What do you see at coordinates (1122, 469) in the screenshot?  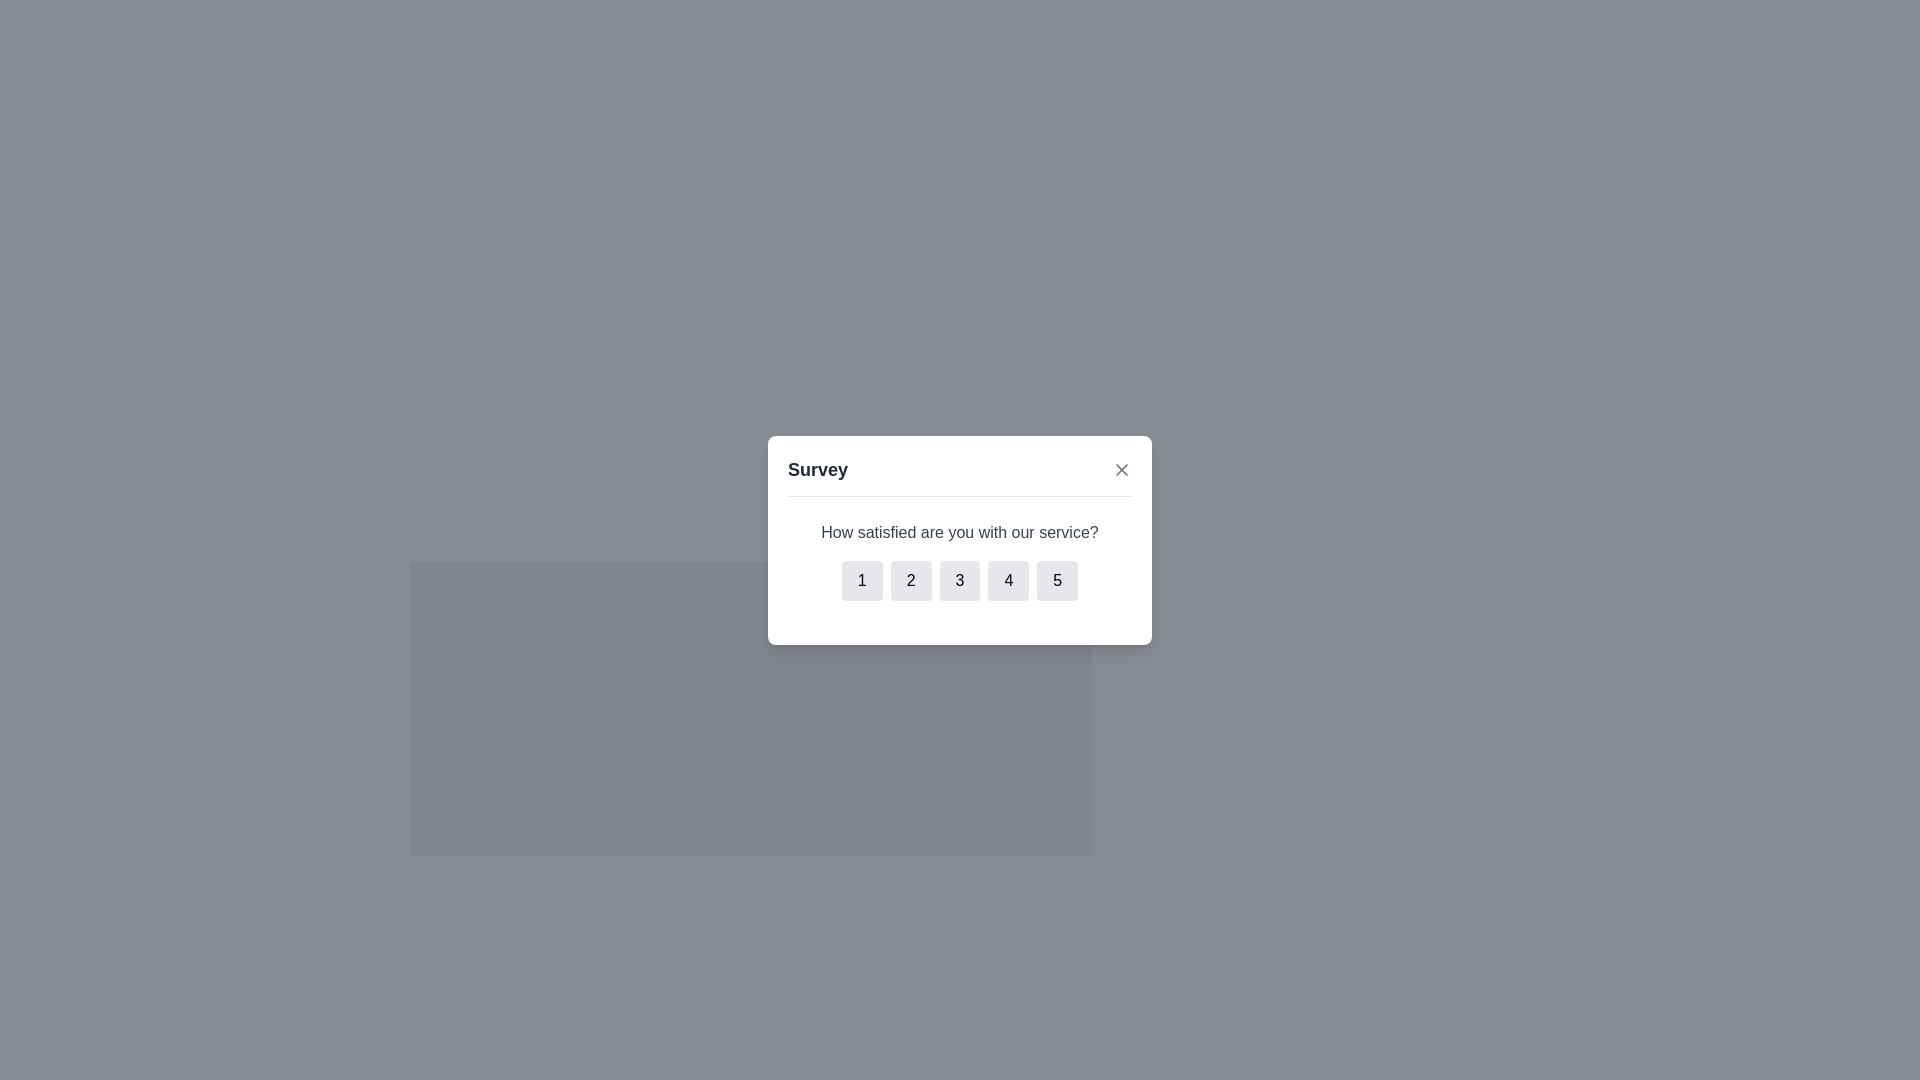 I see `the Close button located in the top-right corner of the 'Survey' modal dialog box` at bounding box center [1122, 469].